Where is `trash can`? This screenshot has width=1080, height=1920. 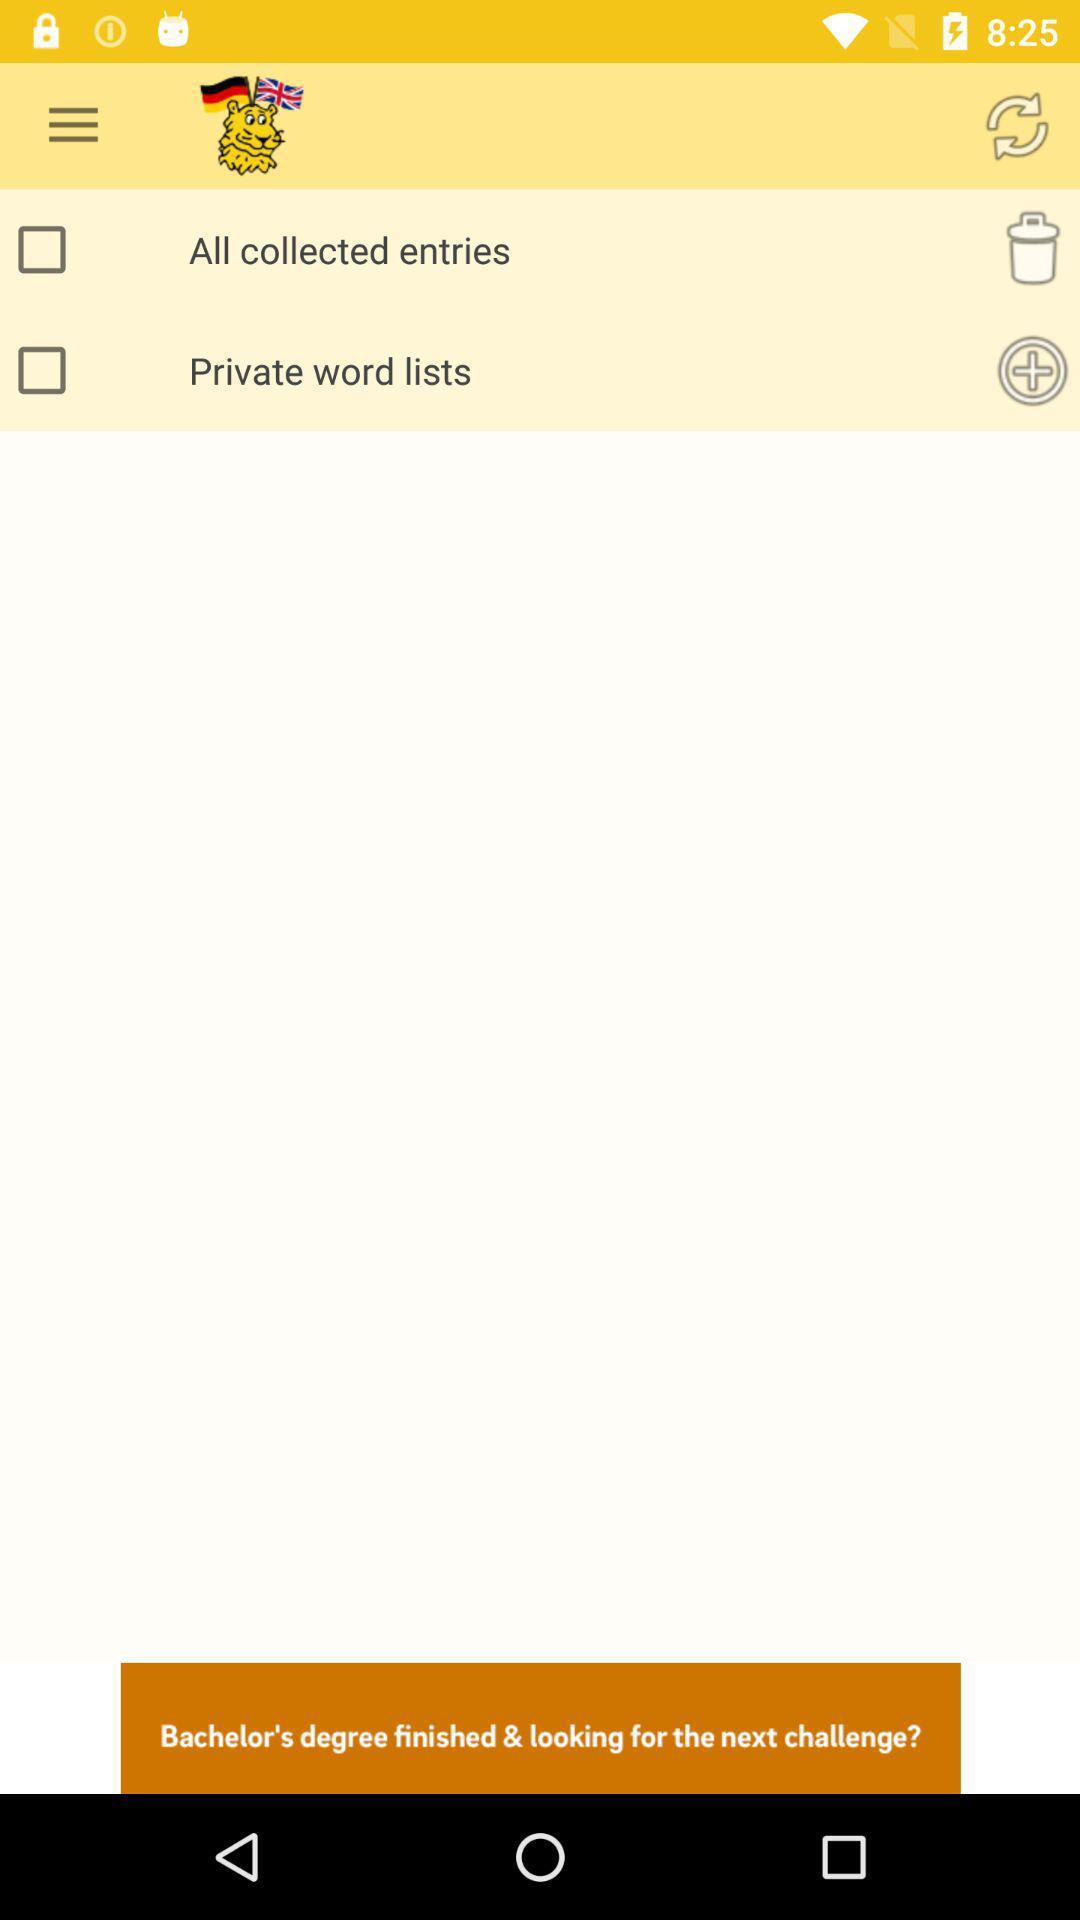
trash can is located at coordinates (1032, 248).